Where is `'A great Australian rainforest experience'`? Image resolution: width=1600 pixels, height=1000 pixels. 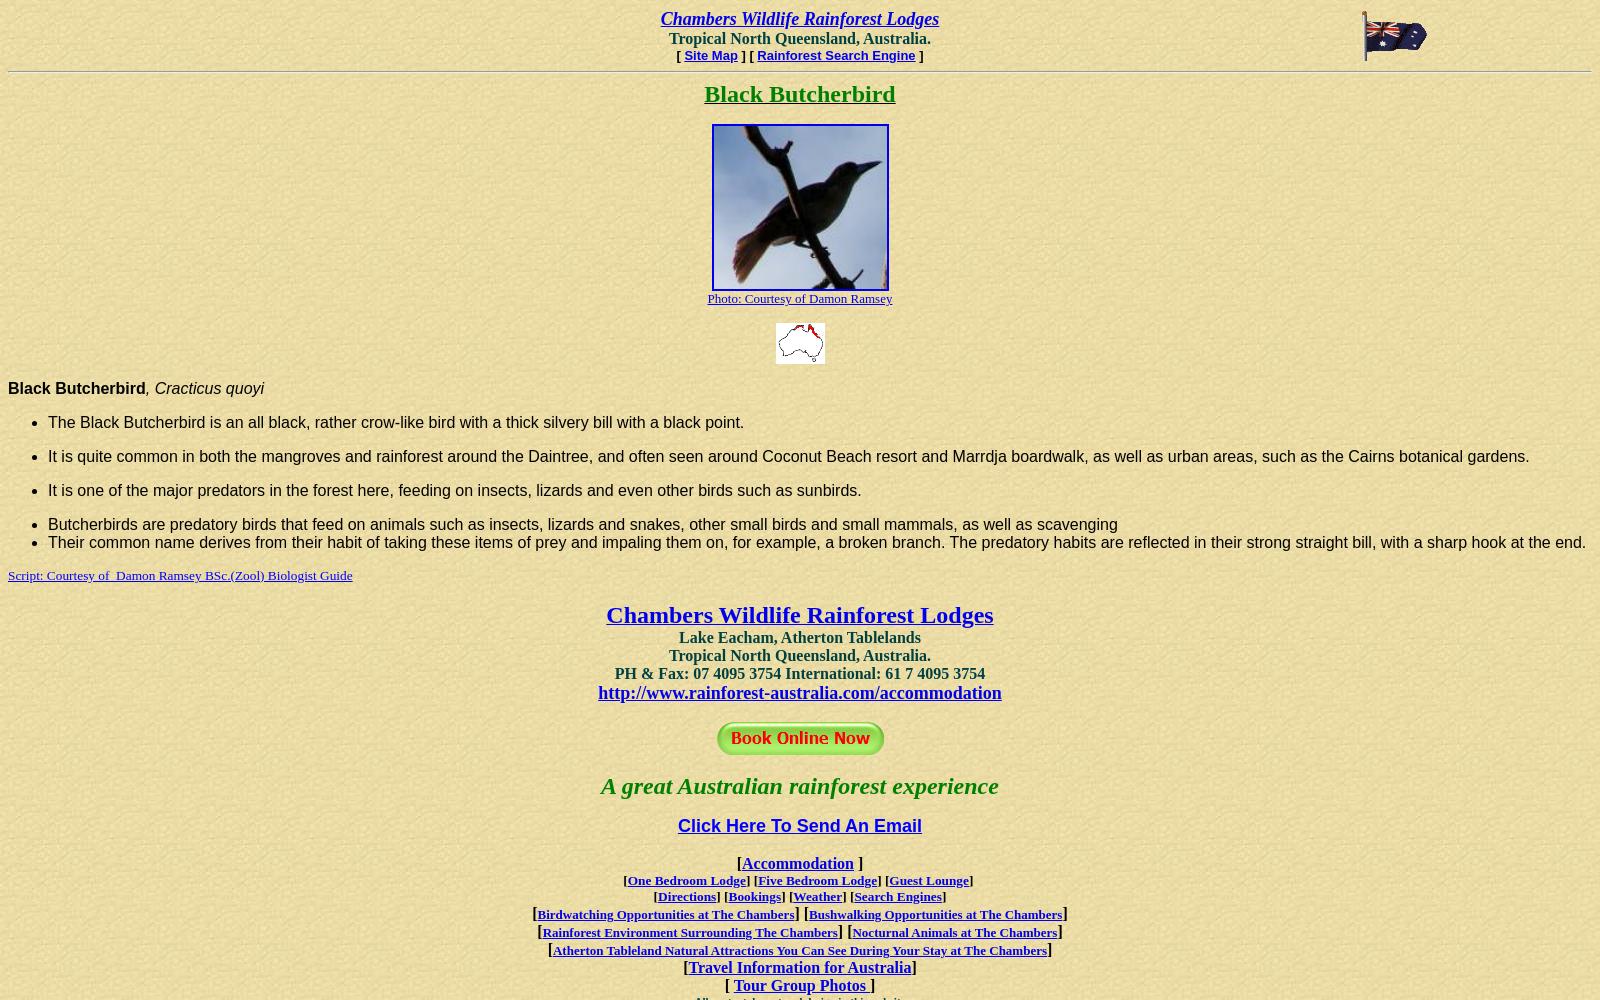 'A great Australian rainforest experience' is located at coordinates (599, 786).